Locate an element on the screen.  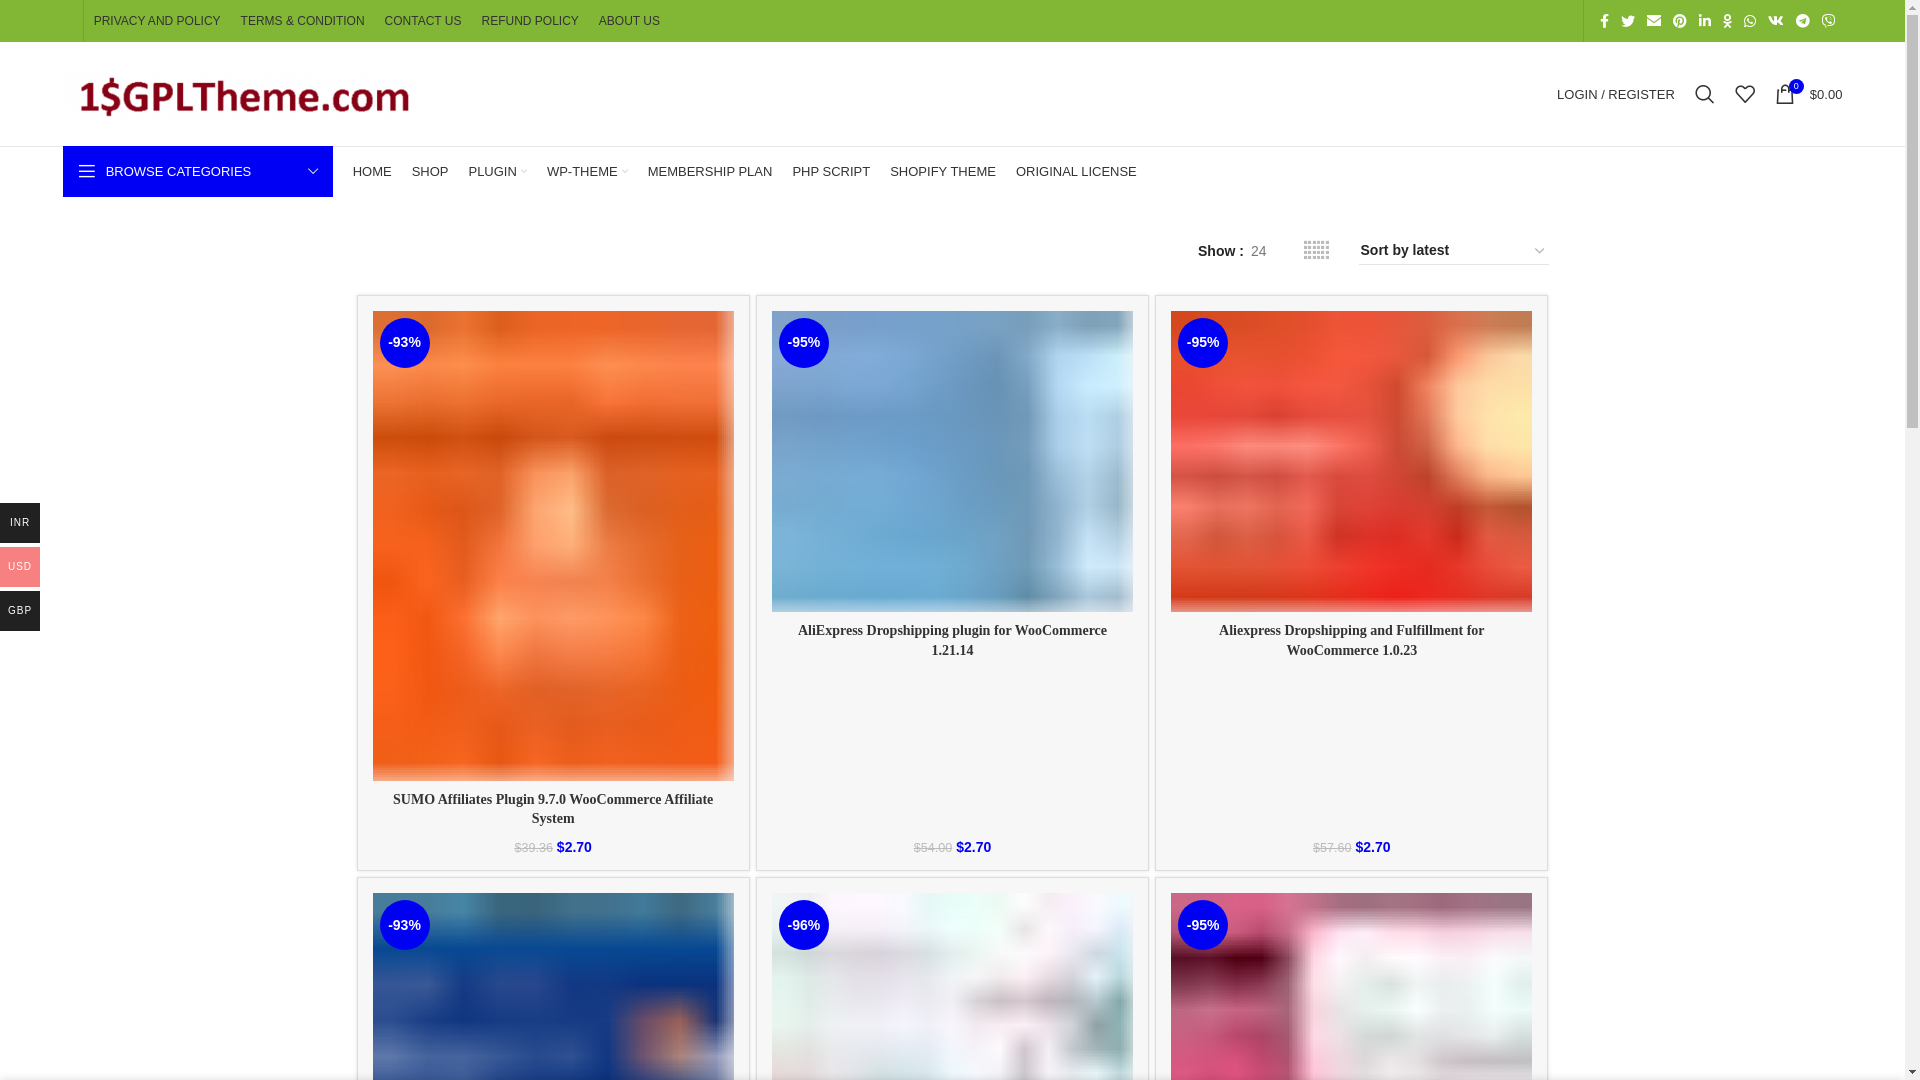
'-95%' is located at coordinates (951, 461).